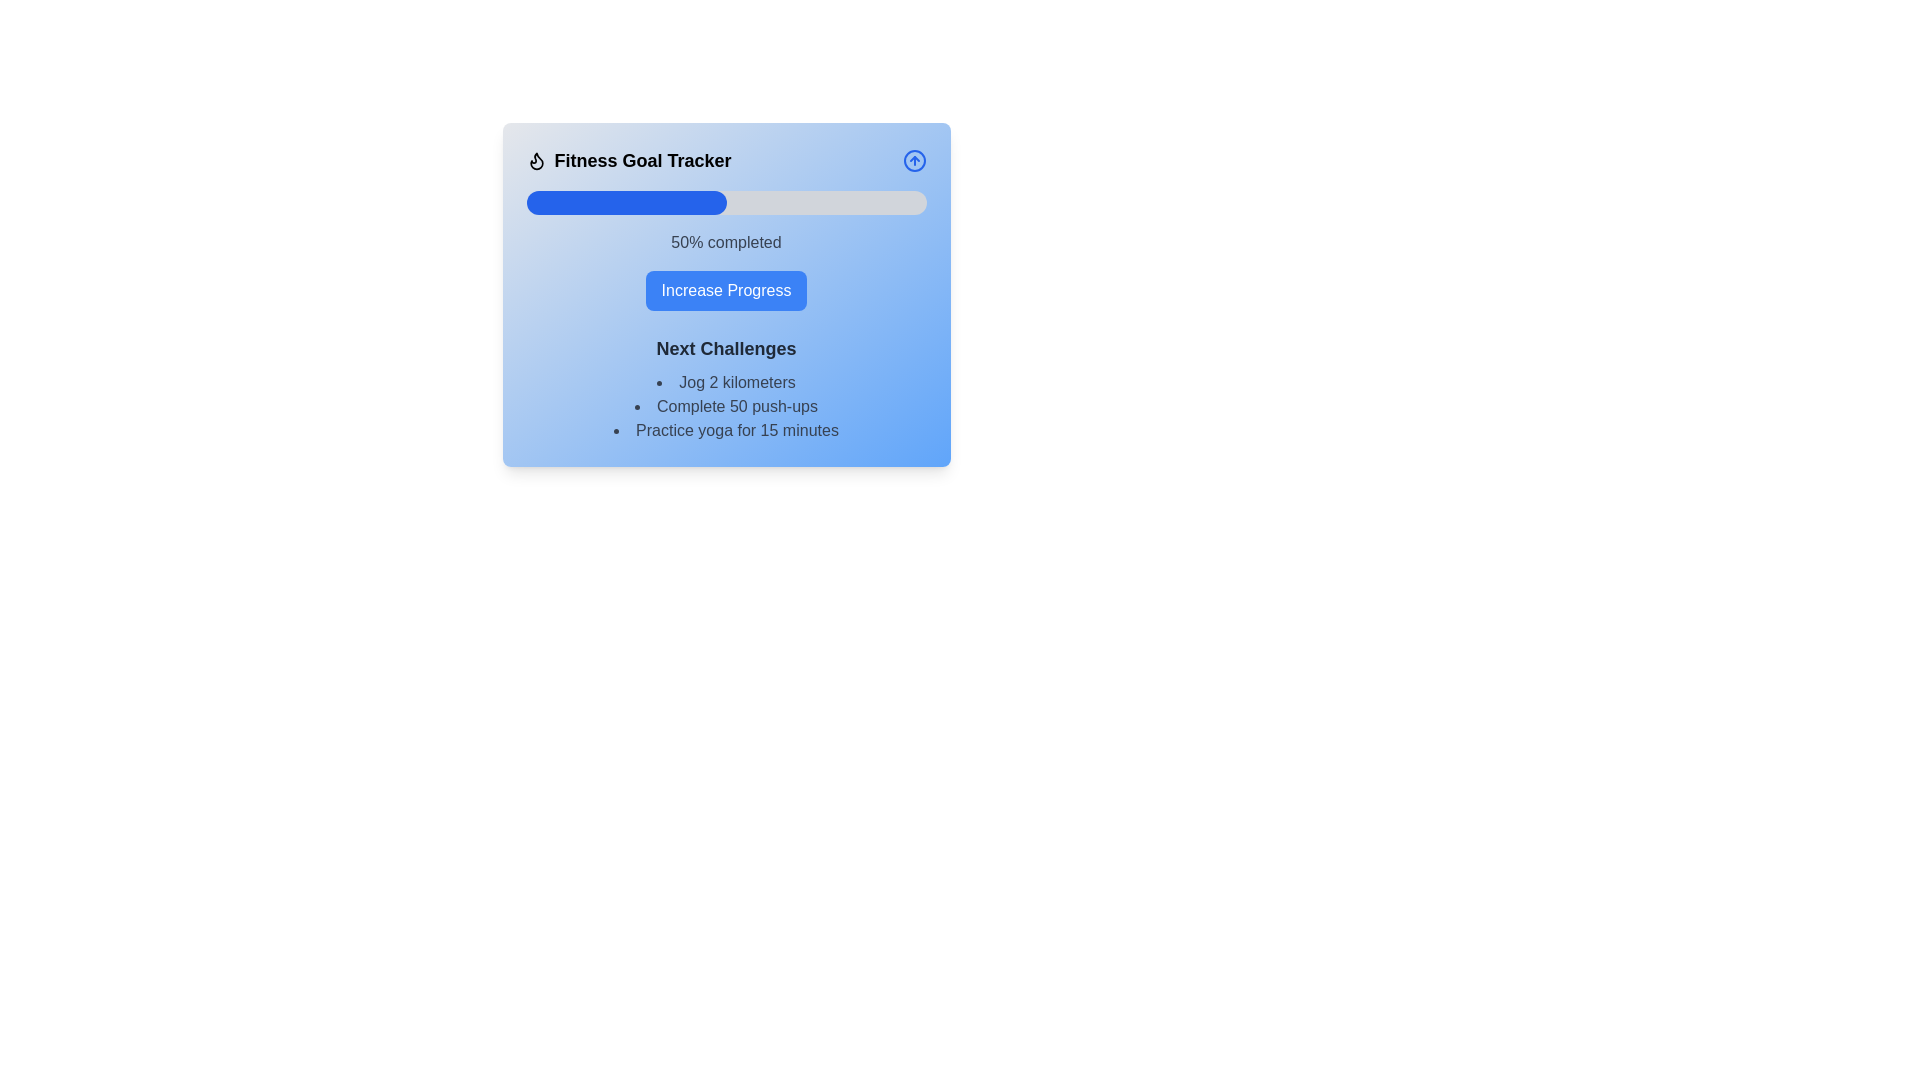  What do you see at coordinates (725, 347) in the screenshot?
I see `the 'Next Challenges' text header that introduces the upcoming bullet list of tasks, which is centrally located above the tasks` at bounding box center [725, 347].